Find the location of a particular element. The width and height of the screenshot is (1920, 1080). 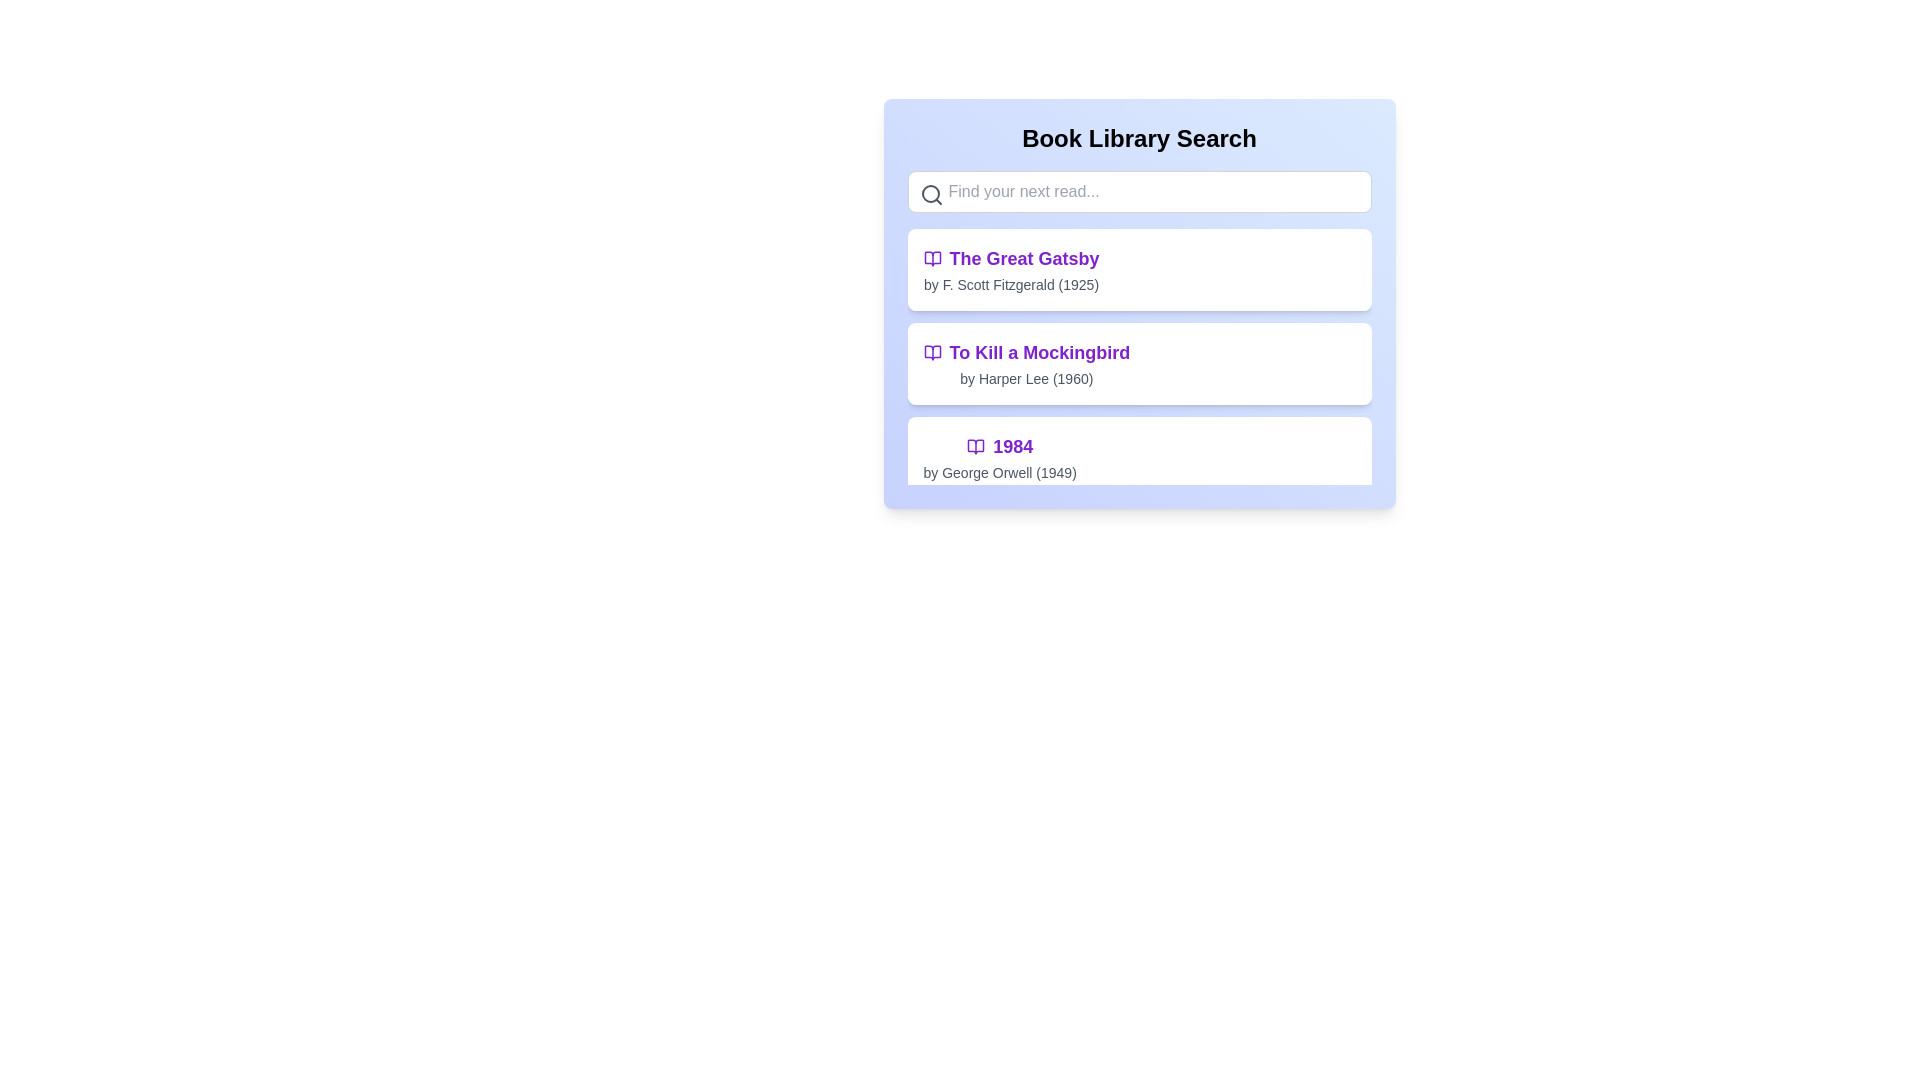

the static text component representing the book's title and author, located centrally within the second list item of the library's book list is located at coordinates (1026, 363).